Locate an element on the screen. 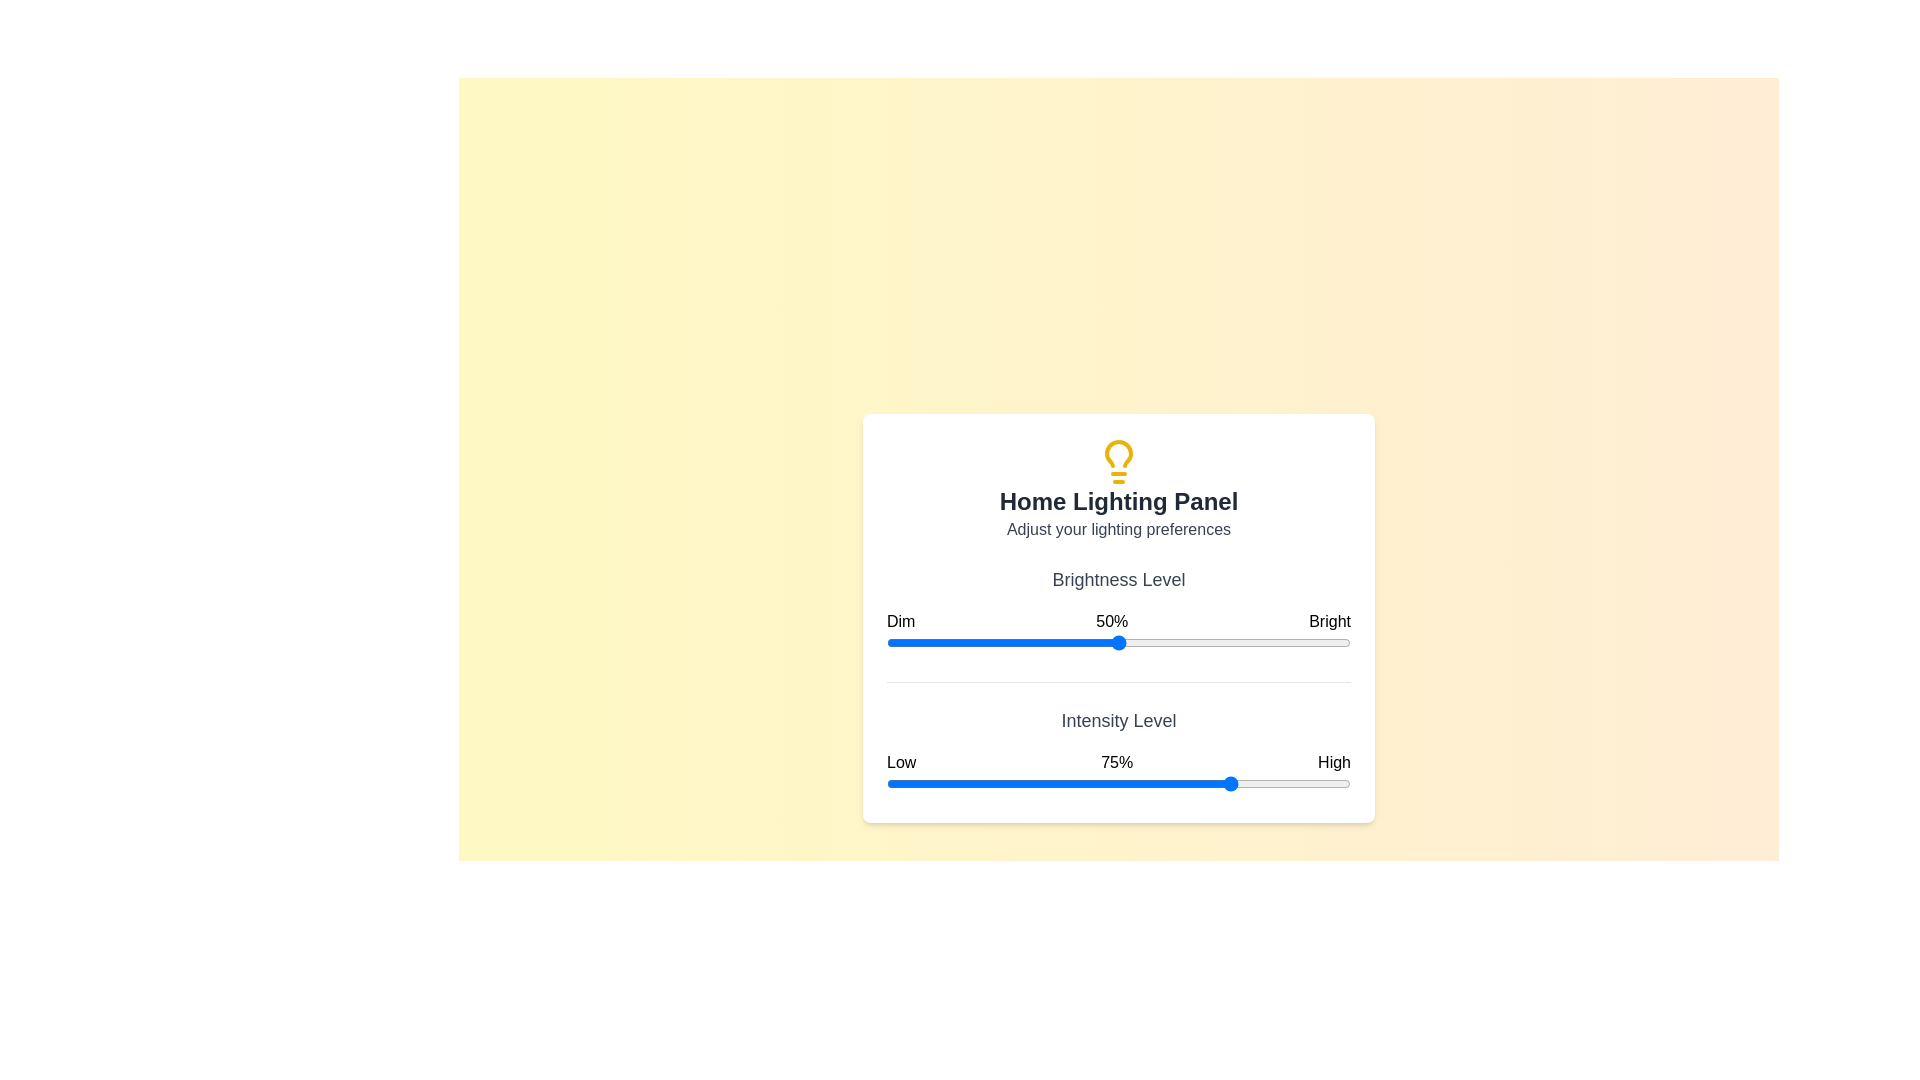  the static text label that displays 'Adjust your lighting preferences', which is styled in gray and located below the title 'Home Lighting Panel' is located at coordinates (1117, 528).